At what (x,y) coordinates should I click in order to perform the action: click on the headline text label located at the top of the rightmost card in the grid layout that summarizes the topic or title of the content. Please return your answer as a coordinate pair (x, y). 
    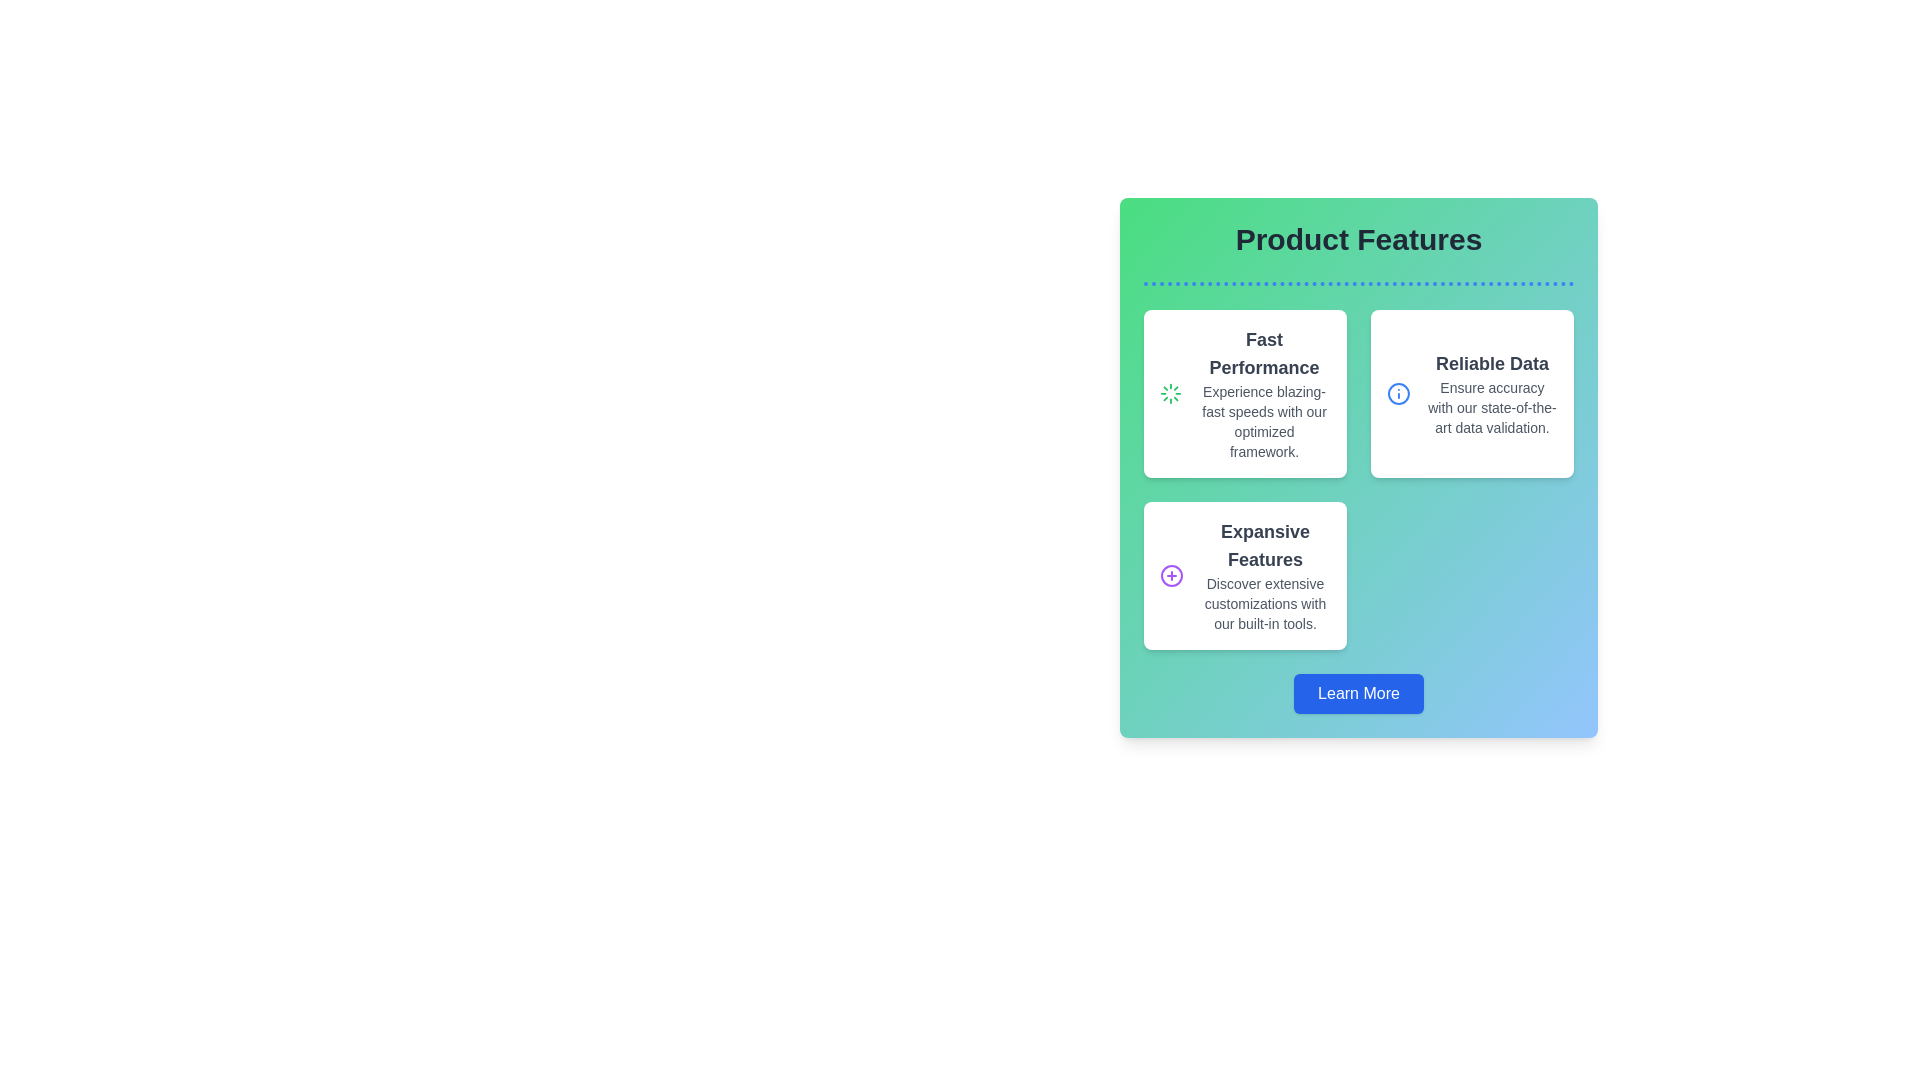
    Looking at the image, I should click on (1492, 363).